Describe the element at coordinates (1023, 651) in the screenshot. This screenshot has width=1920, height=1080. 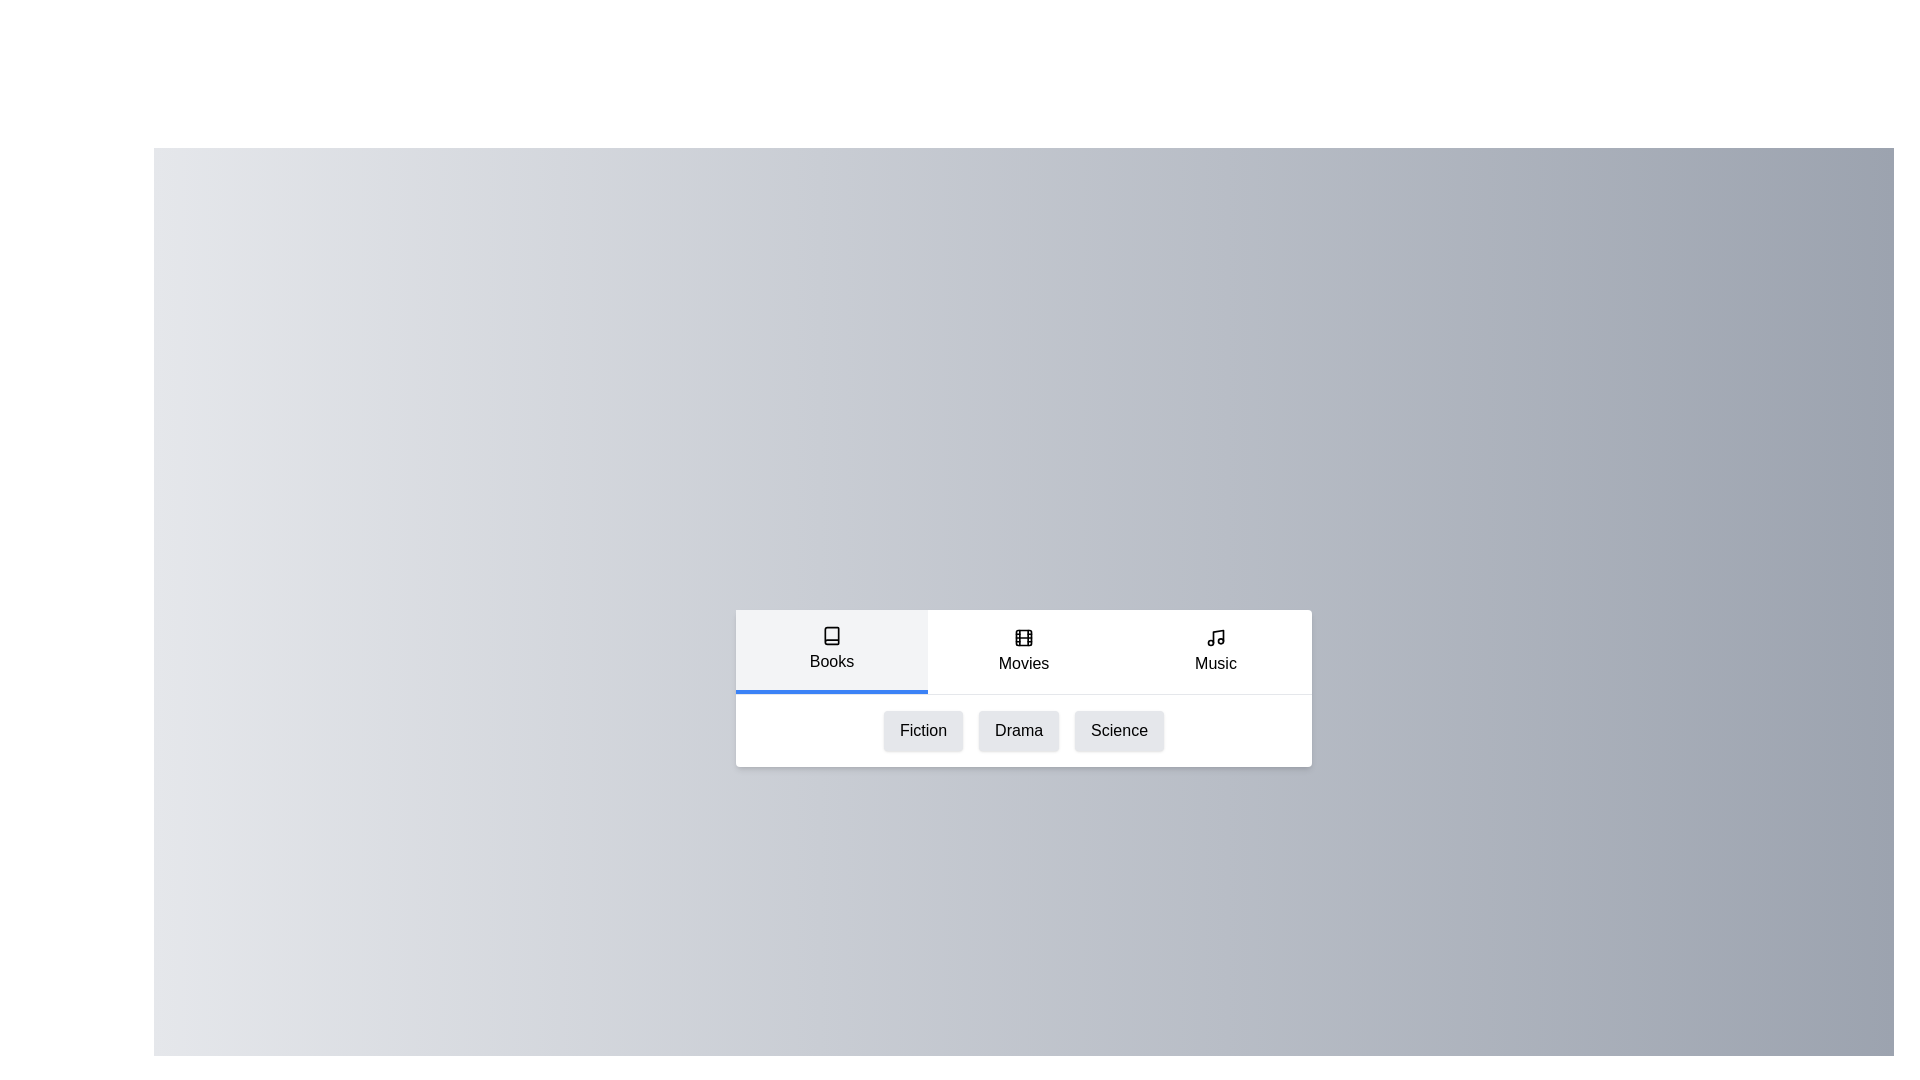
I see `the Movies tab to activate it` at that location.